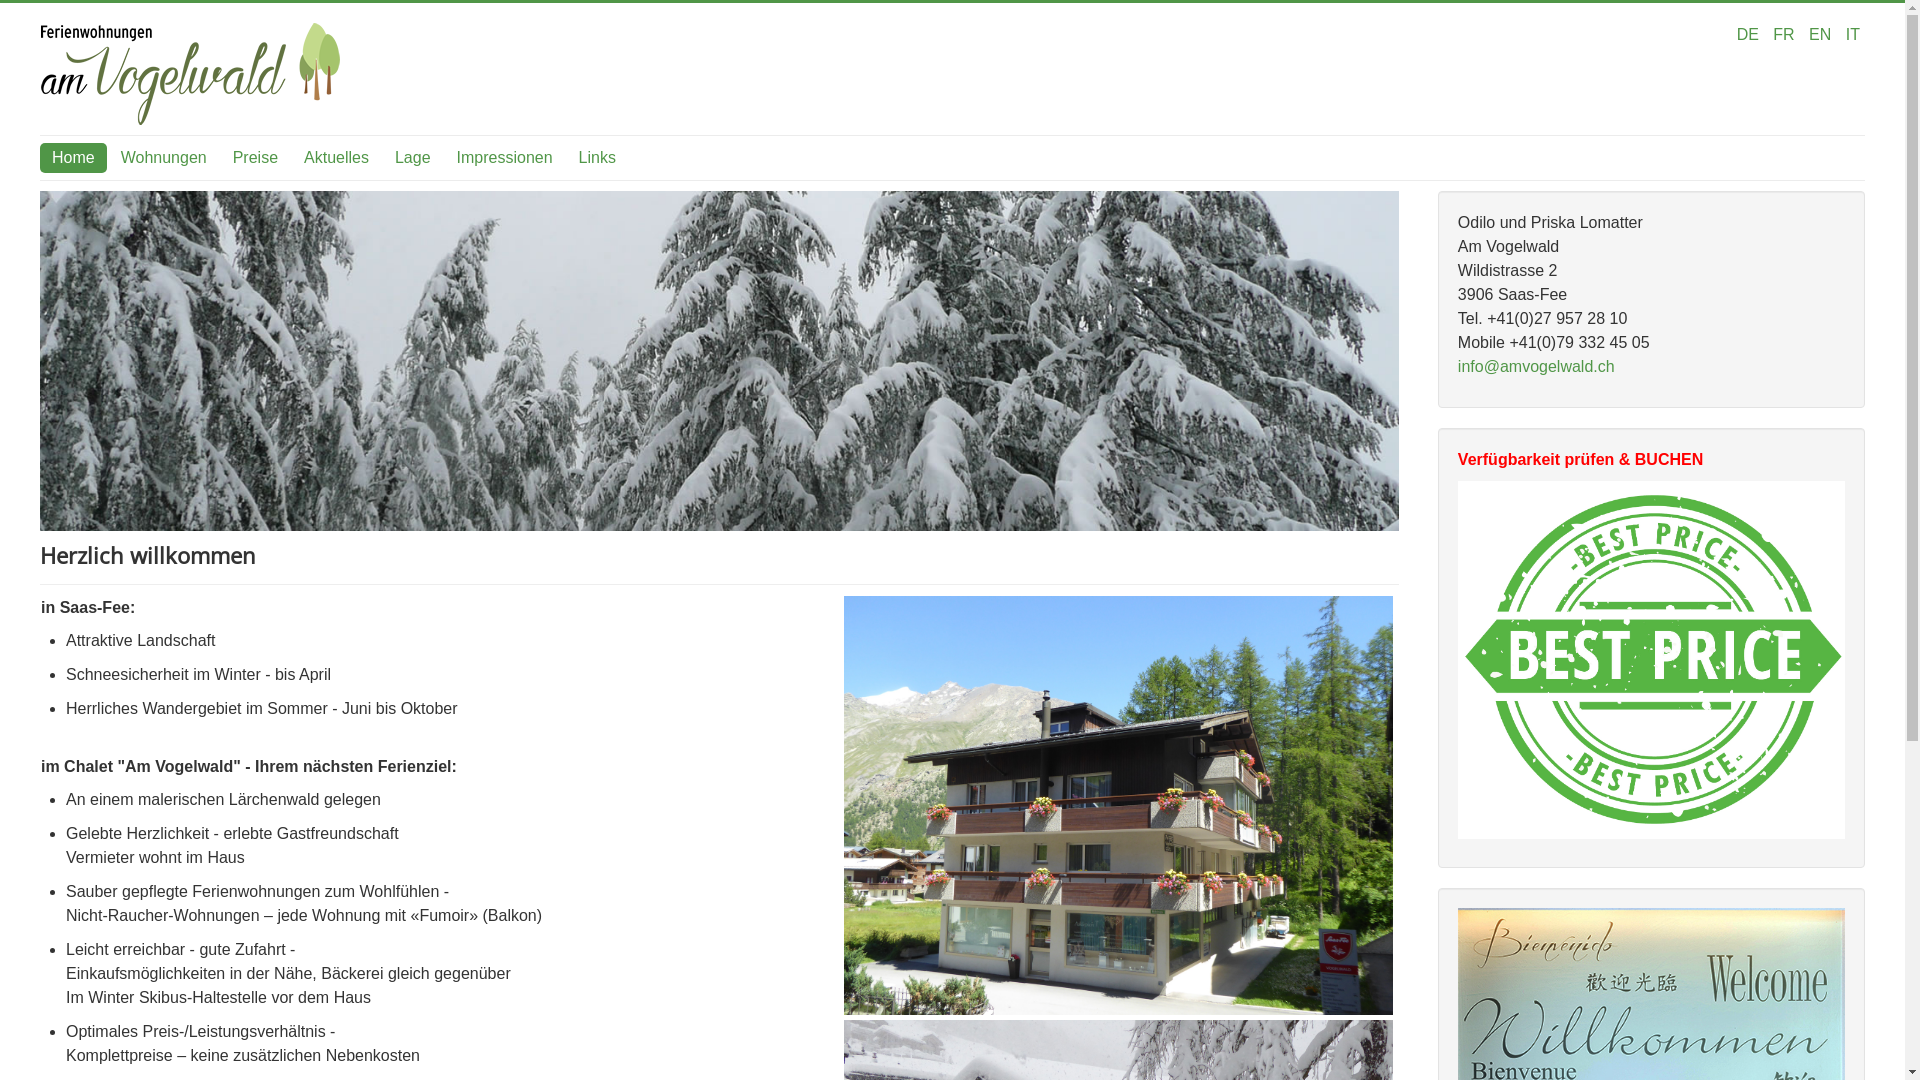 This screenshot has width=1920, height=1080. Describe the element at coordinates (73, 157) in the screenshot. I see `'Home'` at that location.